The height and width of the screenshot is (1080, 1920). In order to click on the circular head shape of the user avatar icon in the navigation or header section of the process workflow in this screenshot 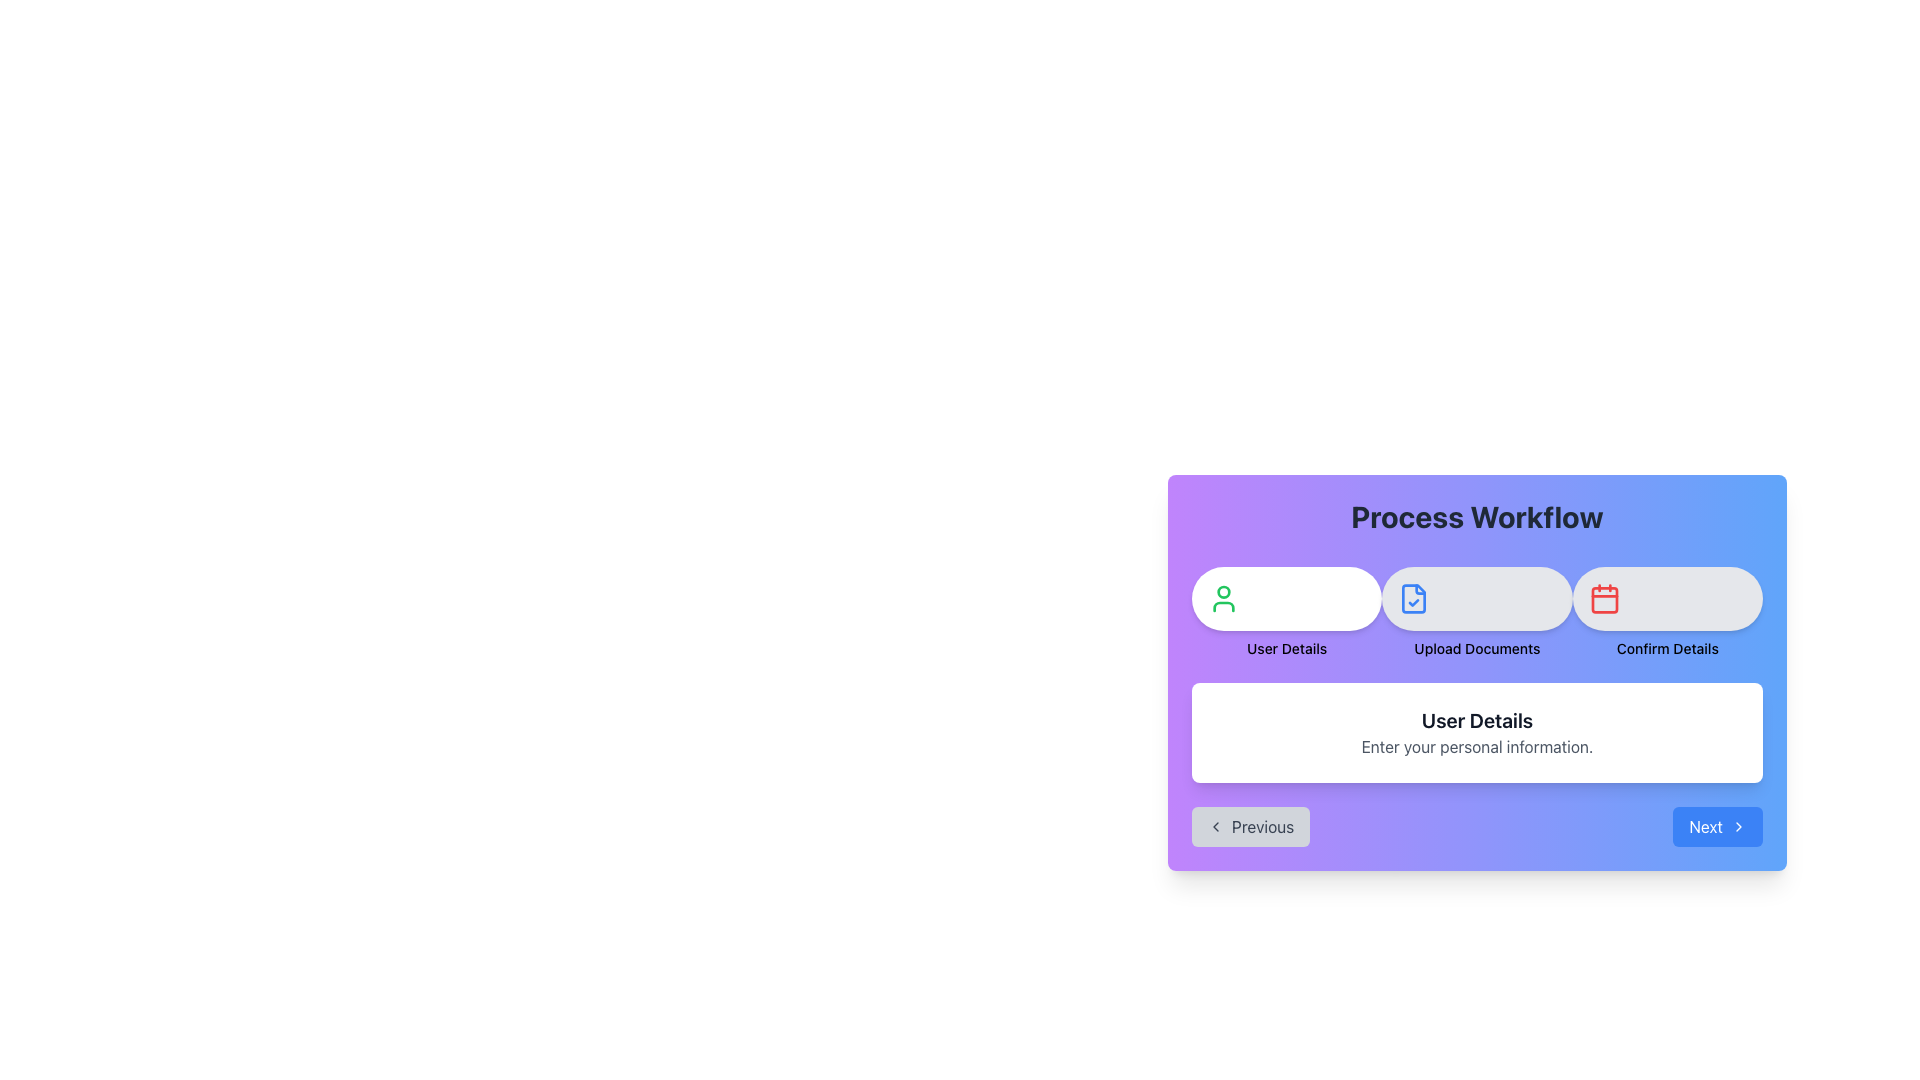, I will do `click(1223, 590)`.